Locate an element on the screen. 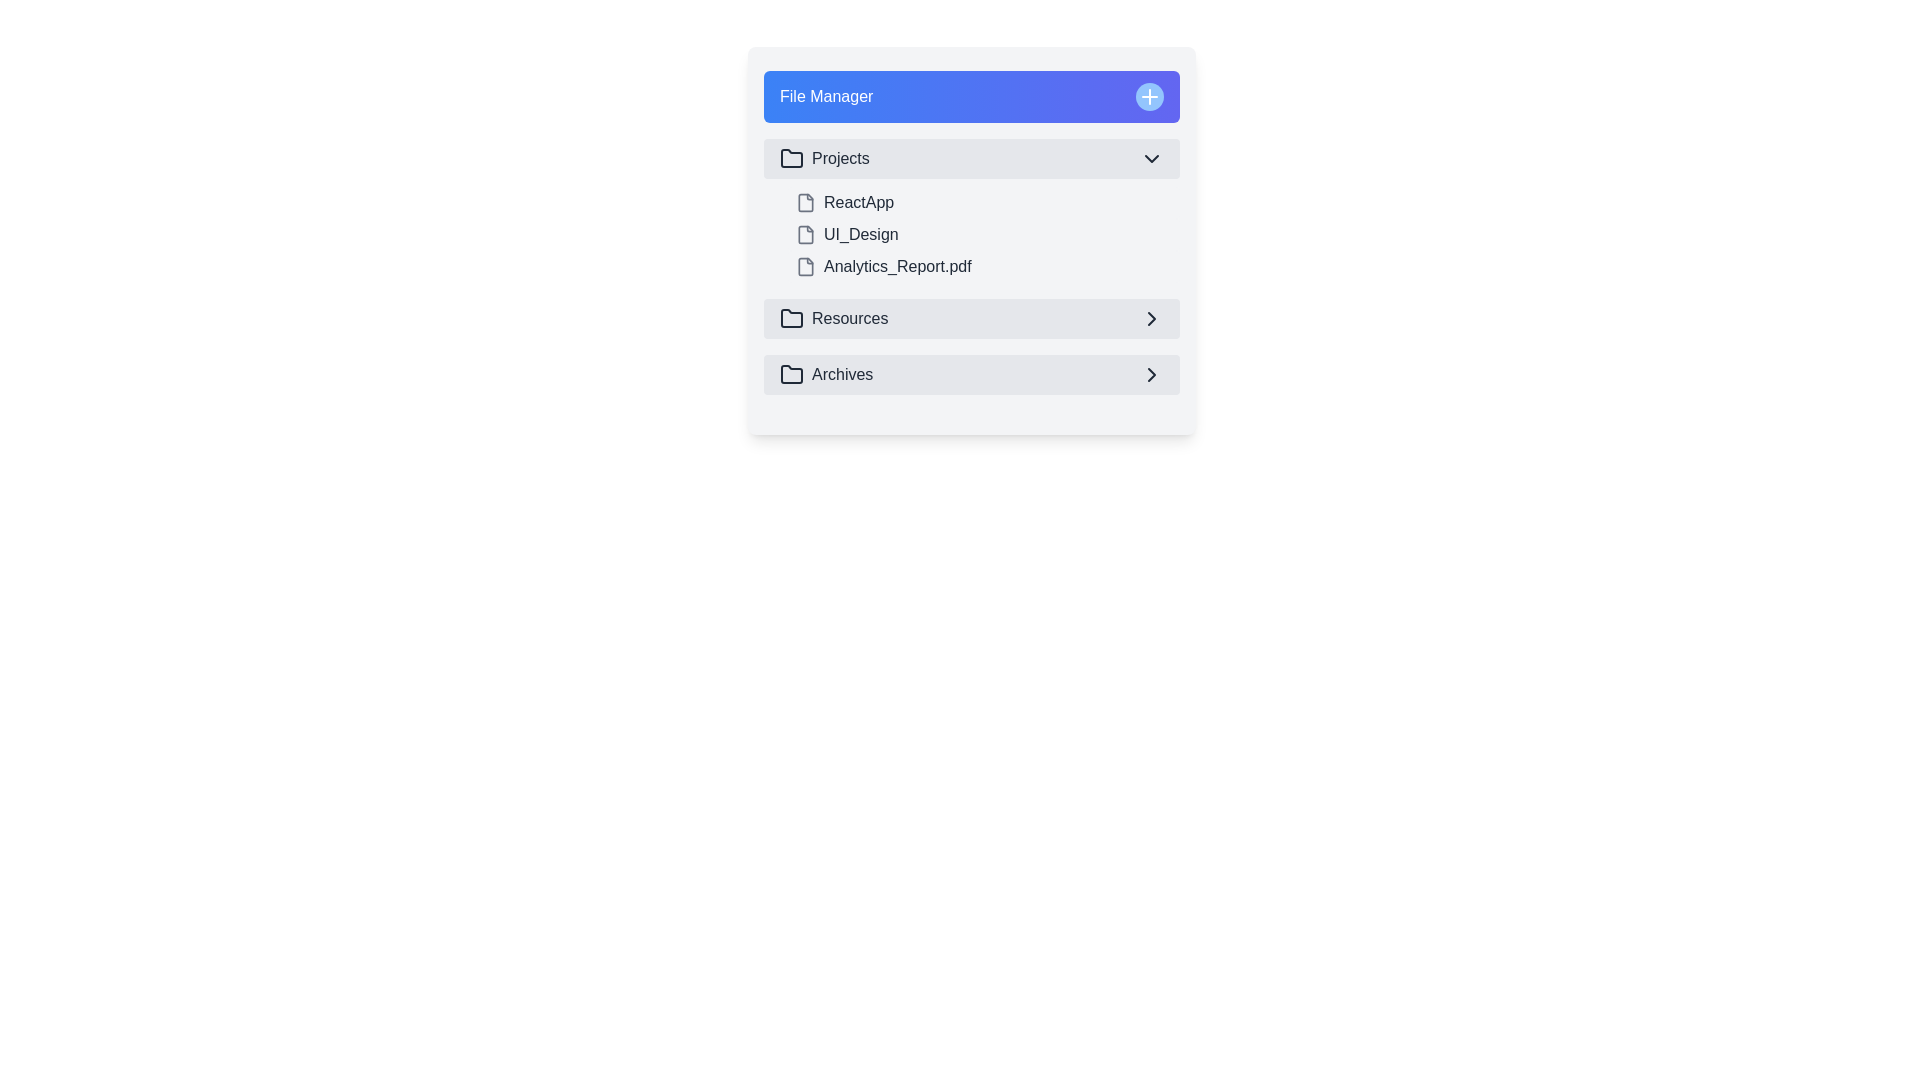  the 'Projects' text label in the file manager is located at coordinates (840, 157).